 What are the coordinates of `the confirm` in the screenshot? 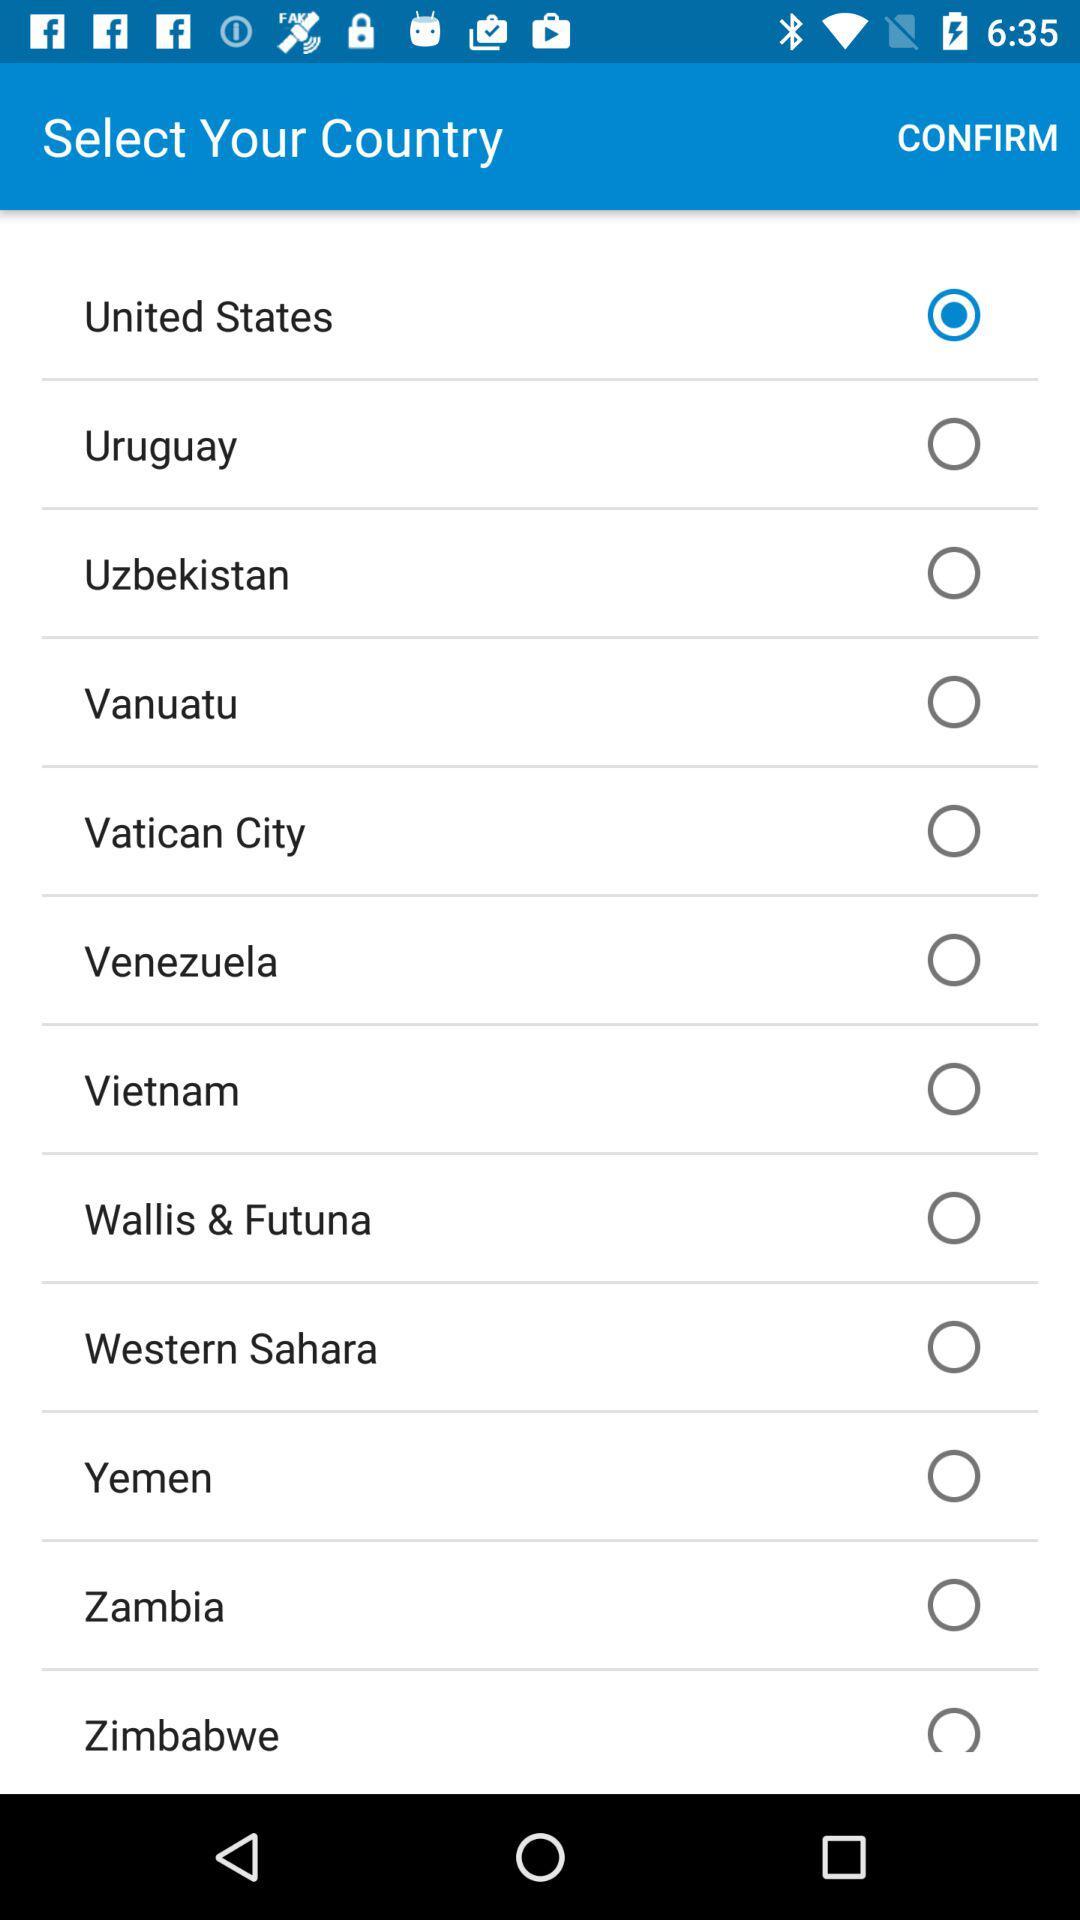 It's located at (977, 135).